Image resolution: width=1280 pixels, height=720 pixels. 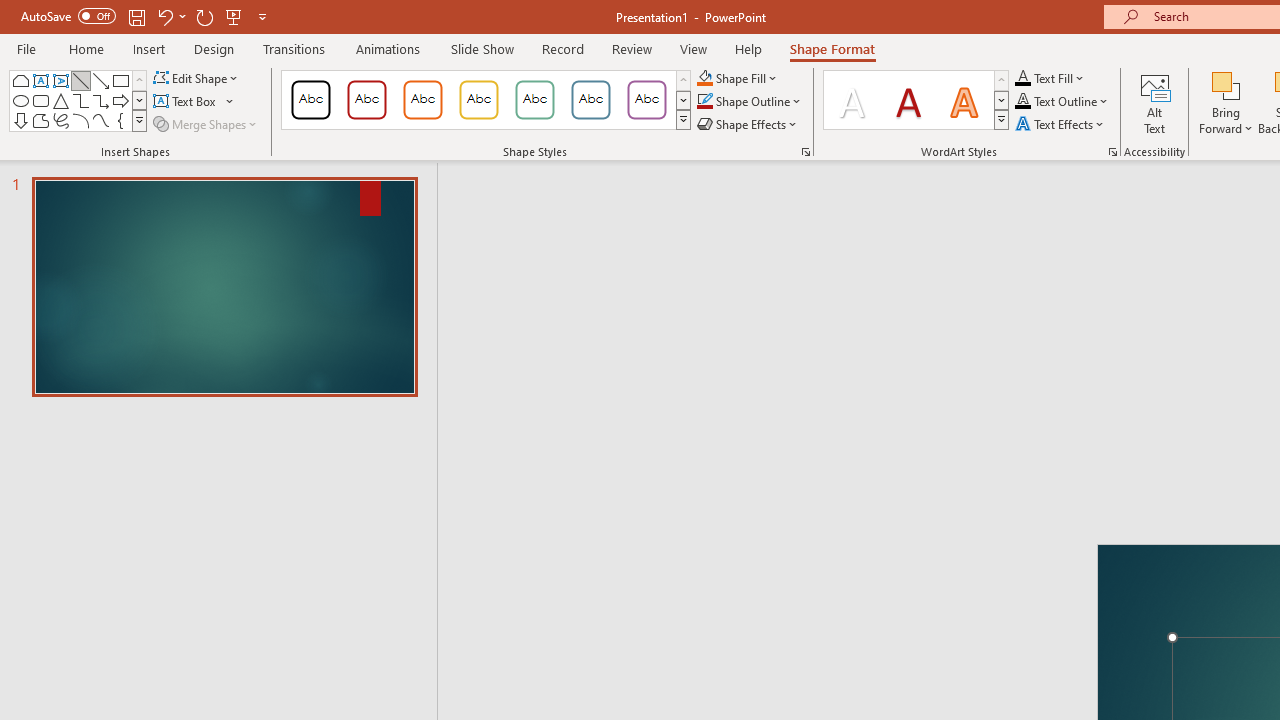 I want to click on 'Isosceles Triangle', so click(x=60, y=100).